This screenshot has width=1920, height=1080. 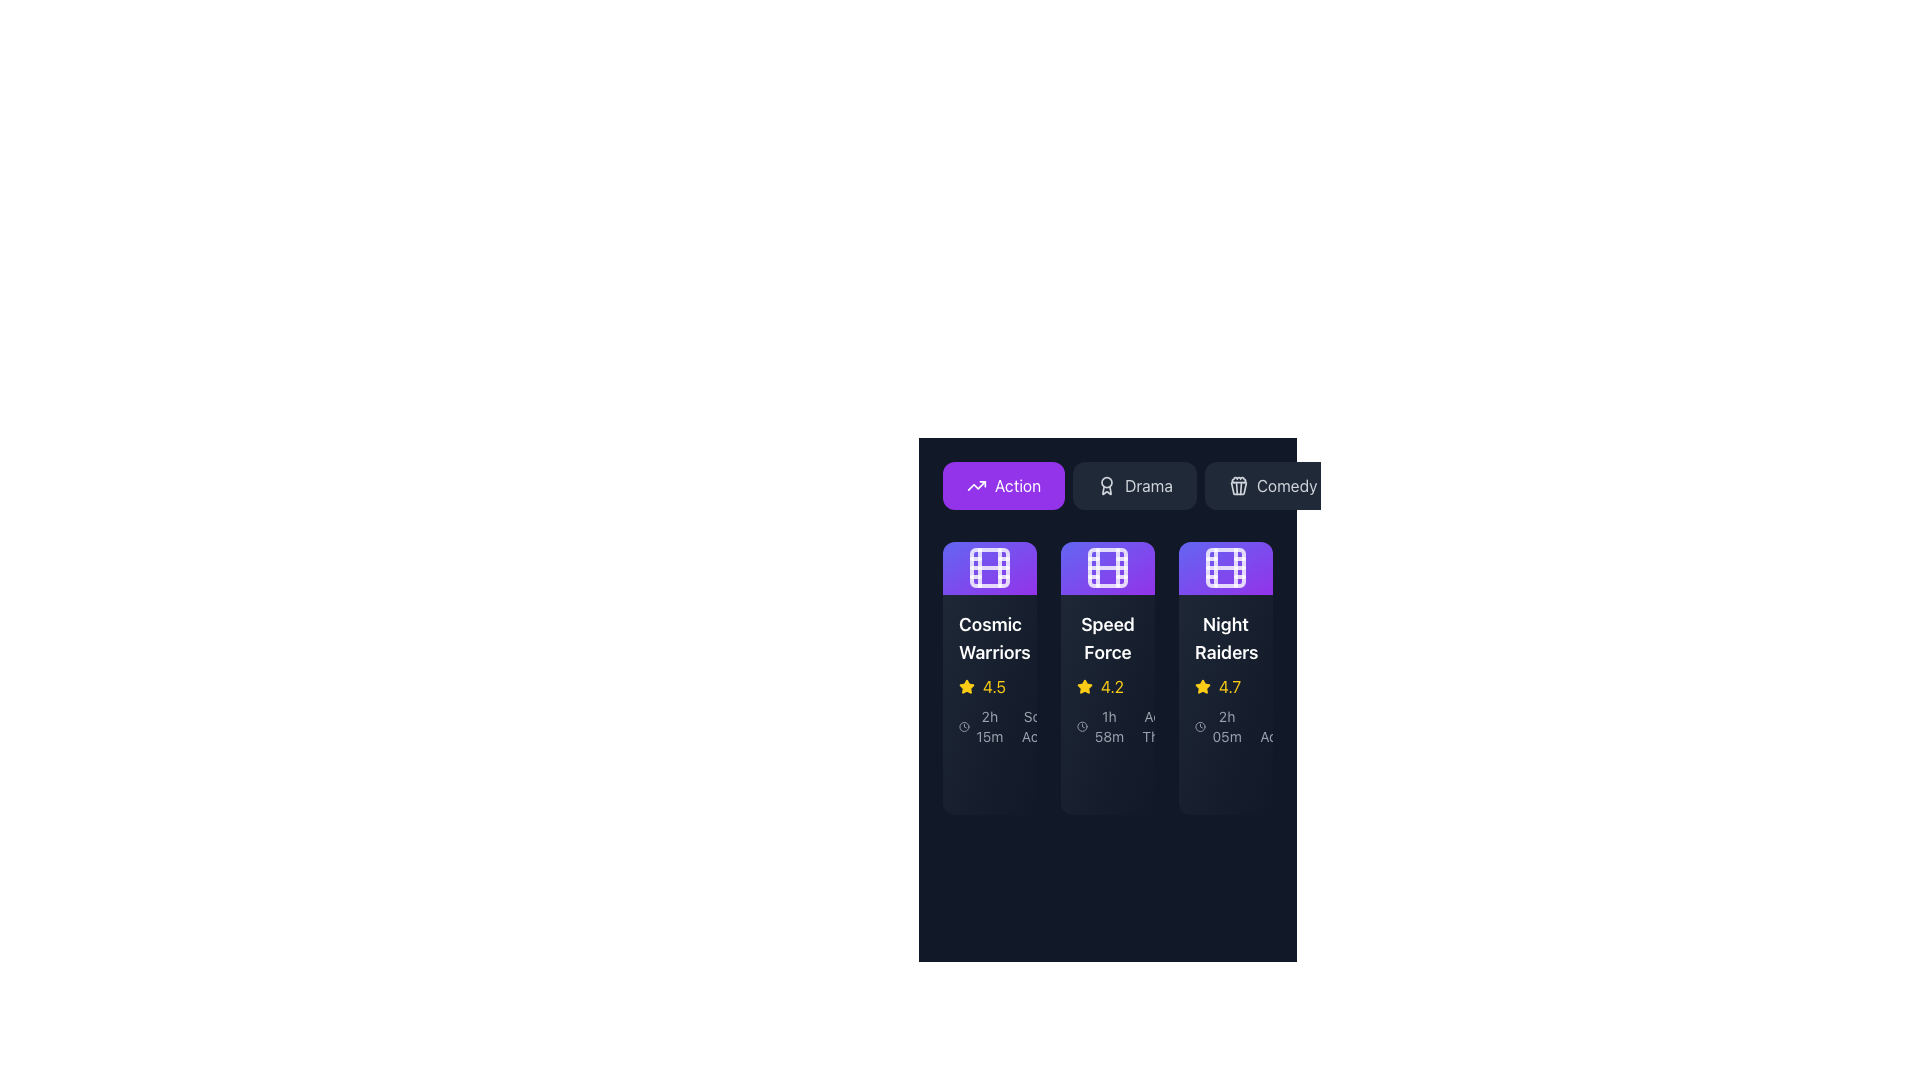 What do you see at coordinates (1237, 486) in the screenshot?
I see `the Comedy genre icon located within the button labeled 'Comedy' in the horizontal menu bar, positioned to the left of the text 'Comedy'` at bounding box center [1237, 486].